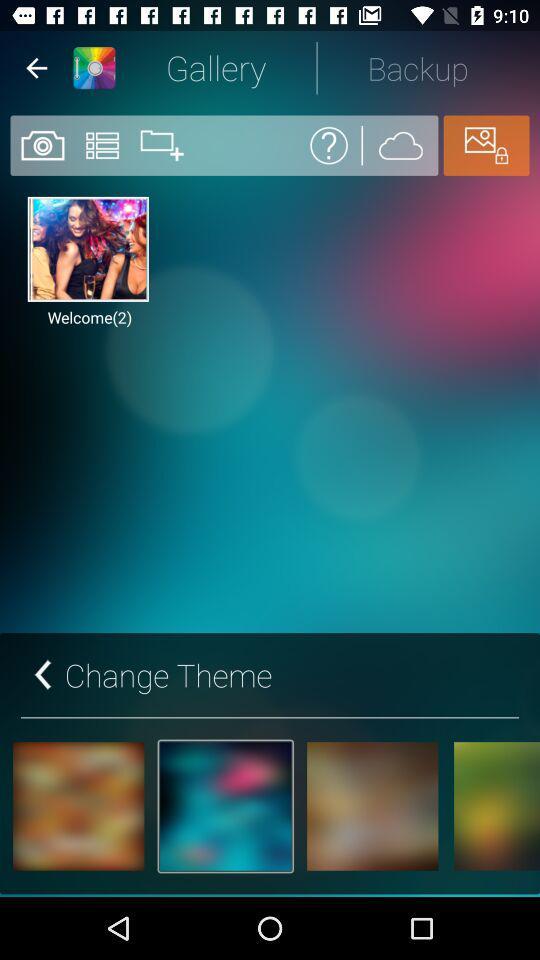 This screenshot has width=540, height=960. I want to click on the photo icon, so click(41, 144).